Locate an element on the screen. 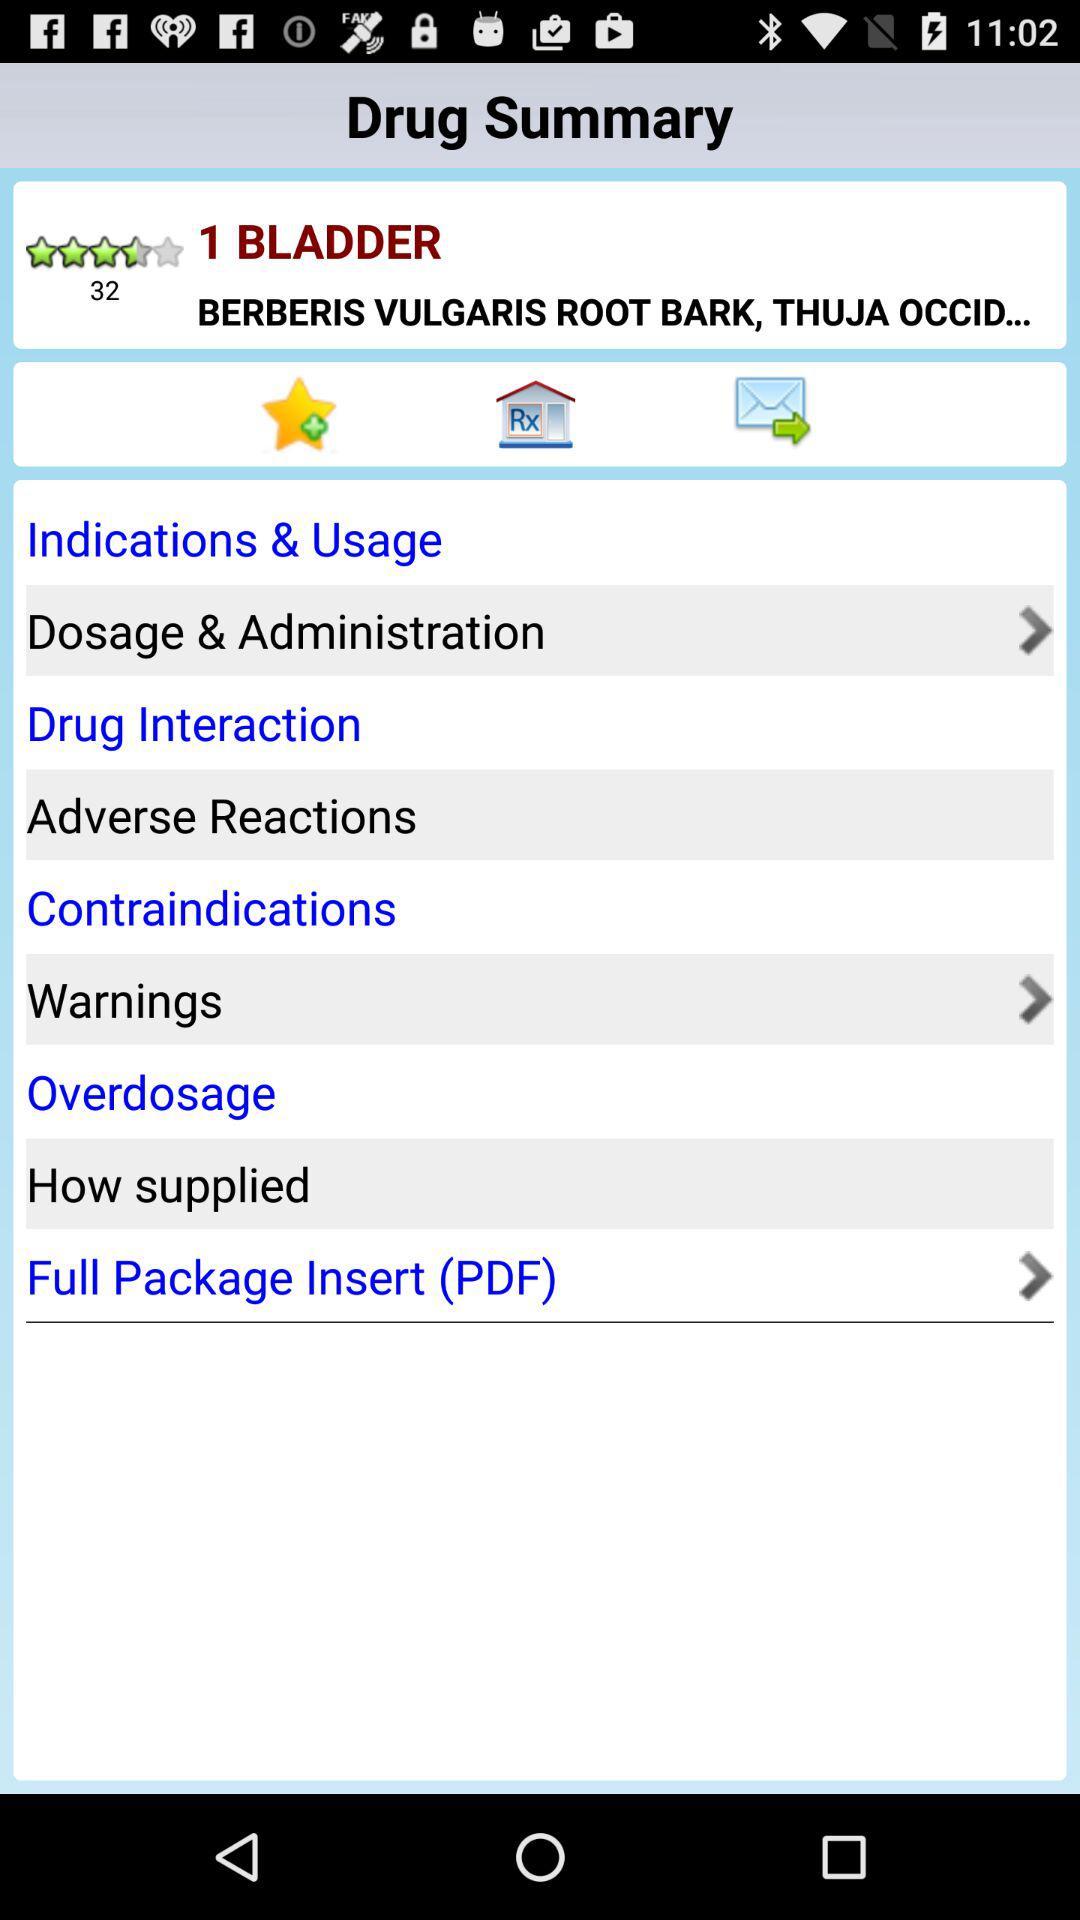 The width and height of the screenshot is (1080, 1920). this article is located at coordinates (303, 413).